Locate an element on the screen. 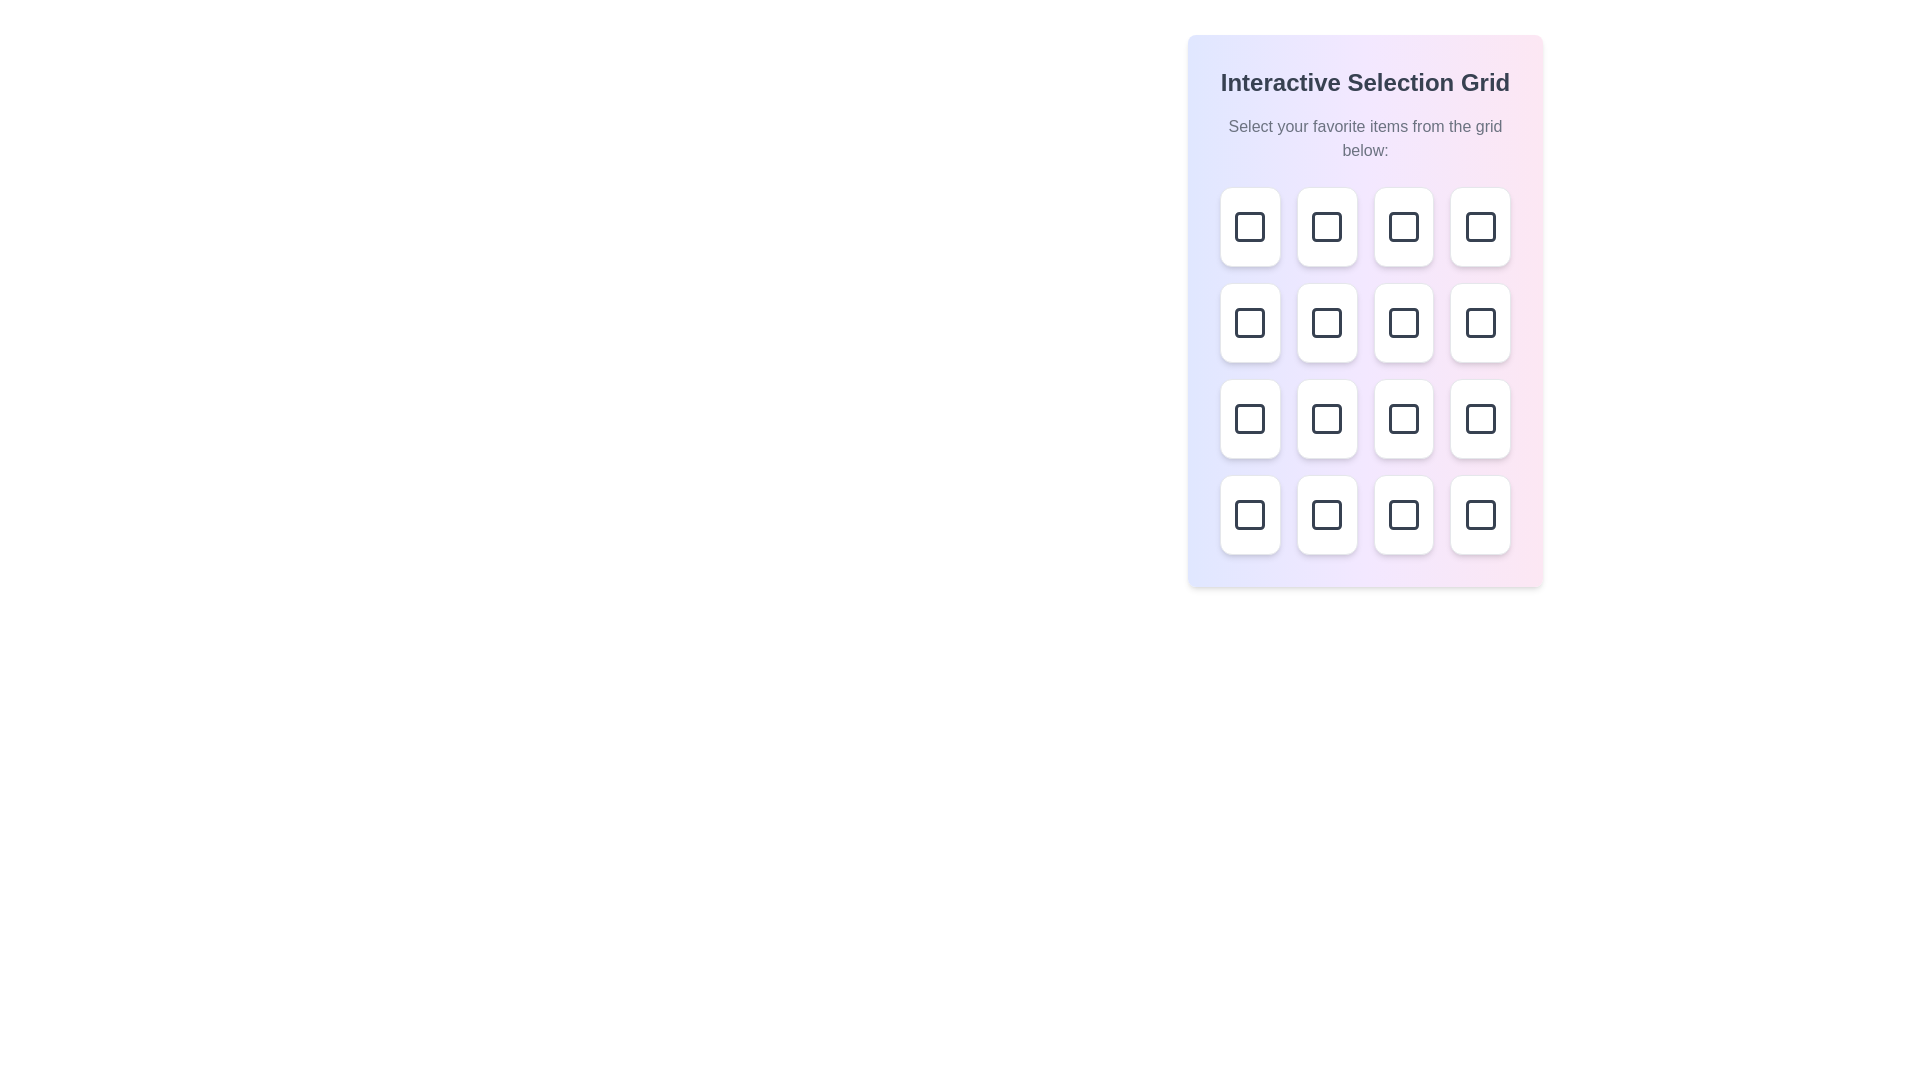  the square button with a white background and dark border located in the second row, third column of the 'Interactive Selection Grid' is located at coordinates (1327, 322).